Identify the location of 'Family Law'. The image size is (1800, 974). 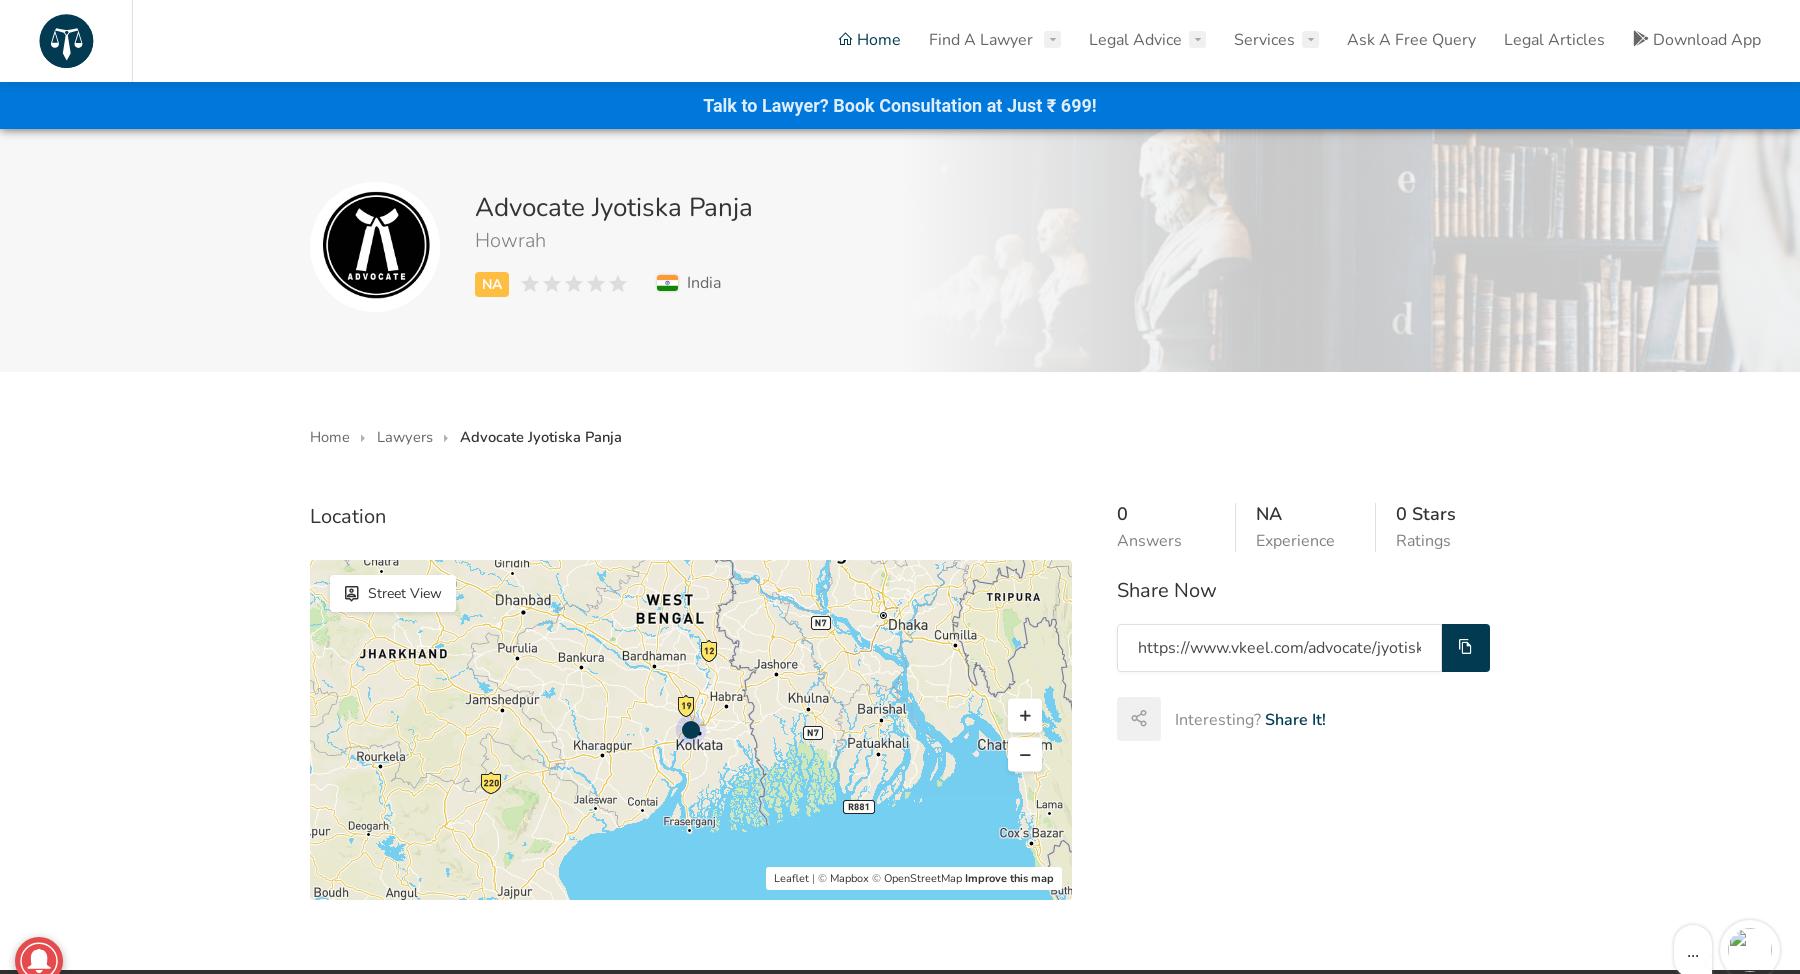
(679, 187).